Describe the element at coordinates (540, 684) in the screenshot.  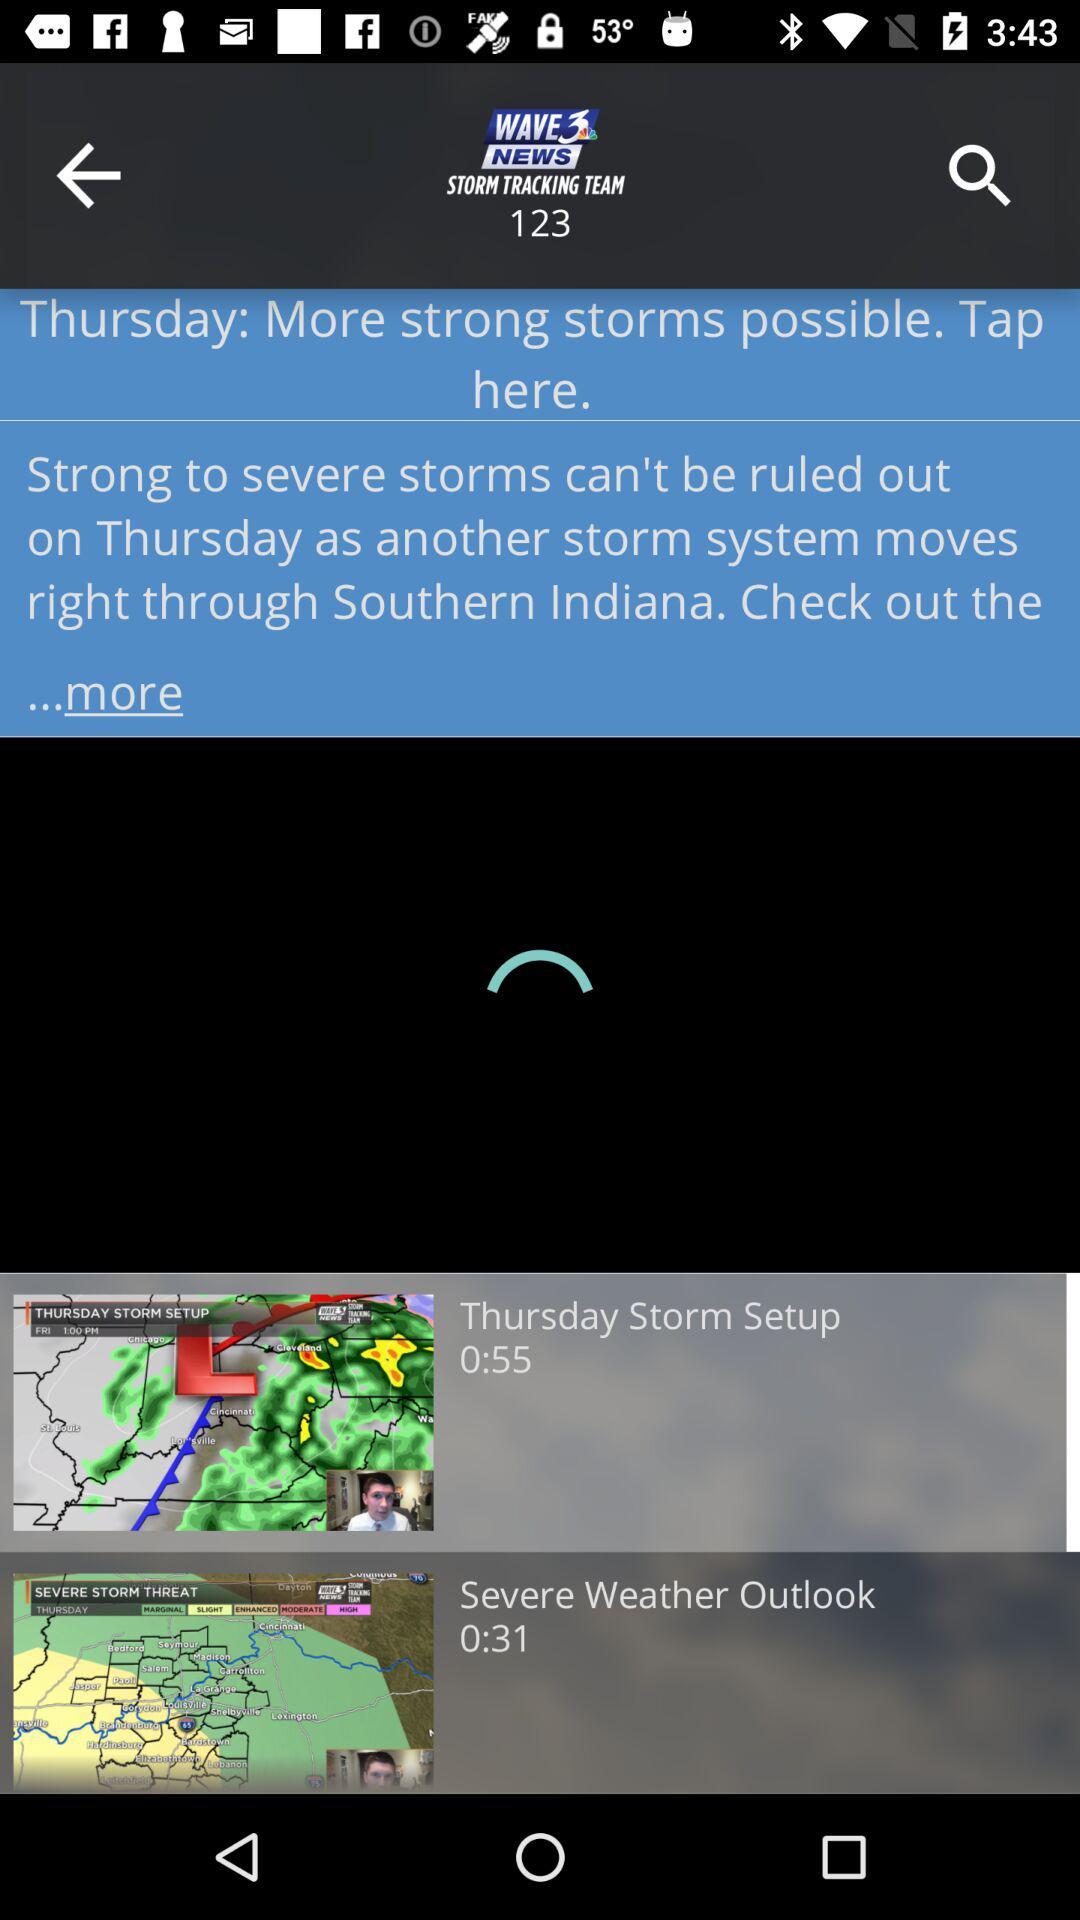
I see `...more item` at that location.